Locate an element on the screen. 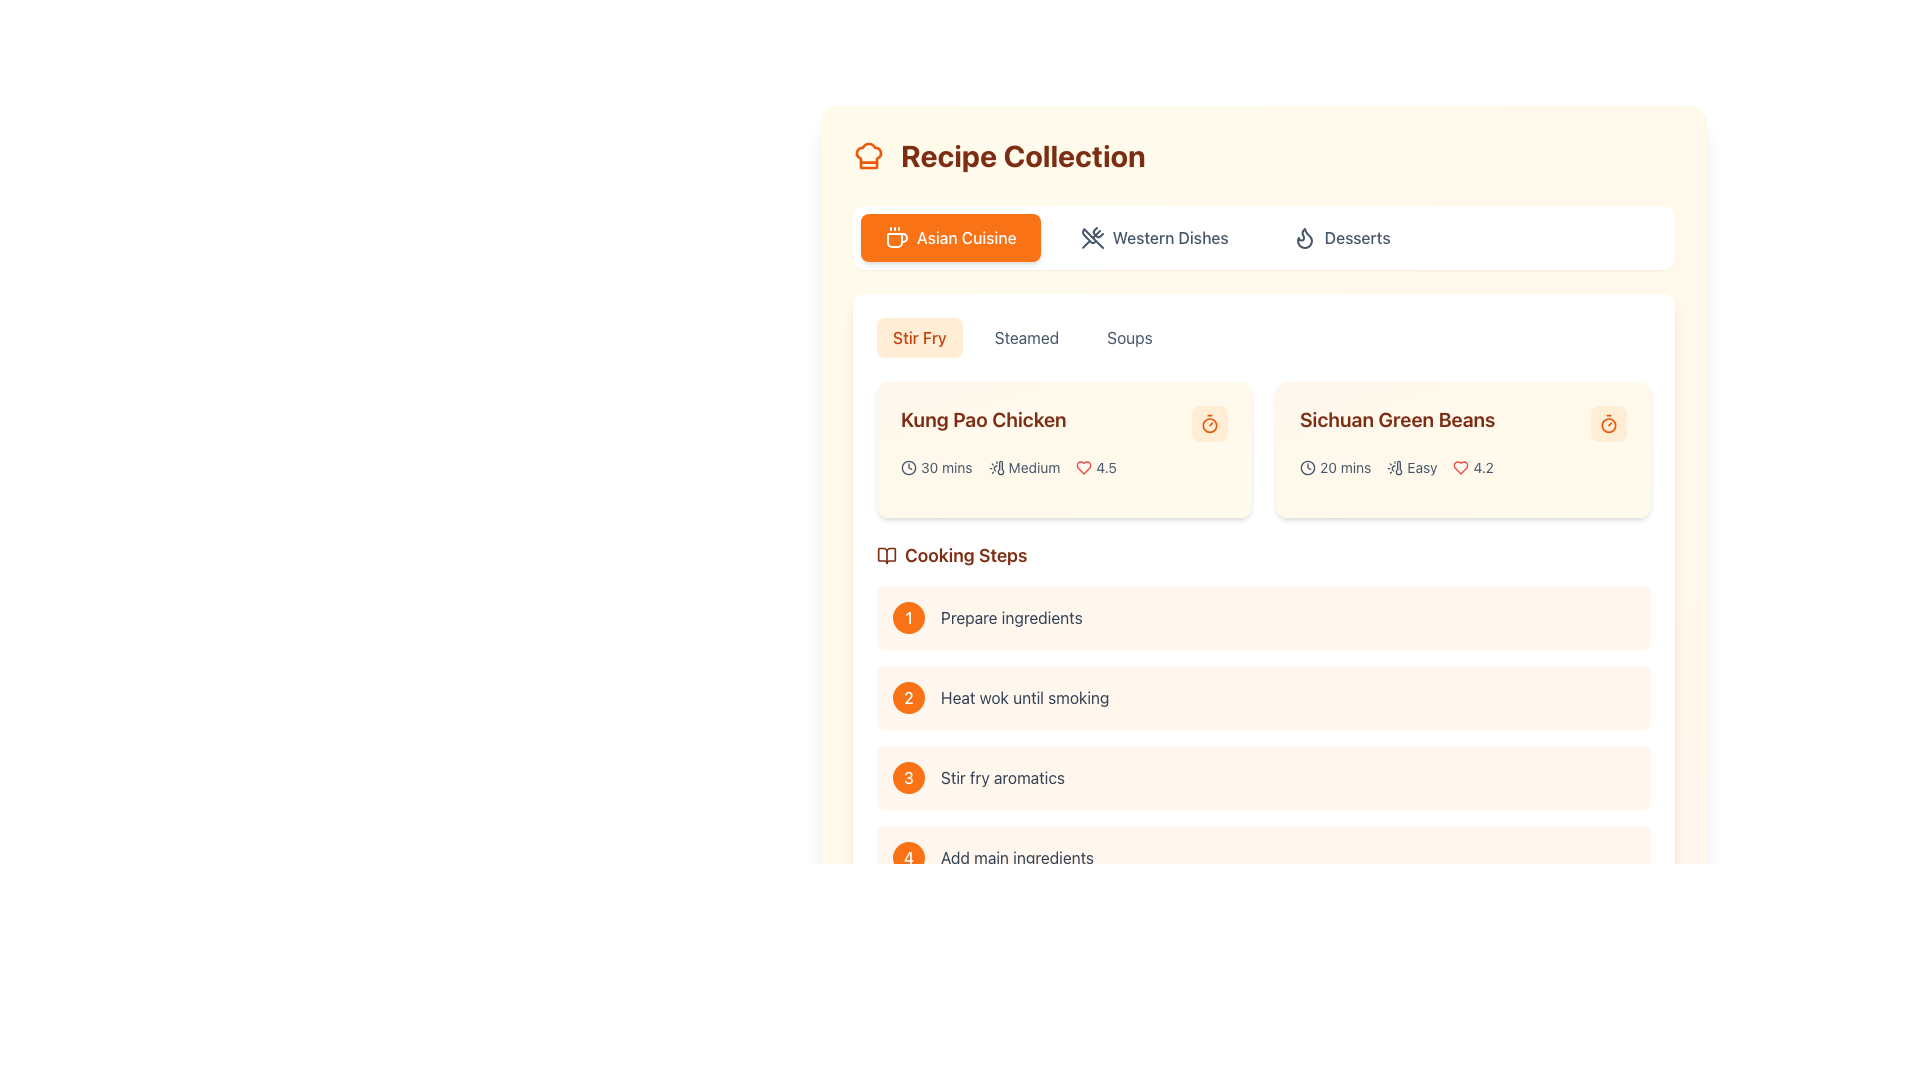 The width and height of the screenshot is (1920, 1080). information from the recipe details section, which includes preparation time, difficulty level, and rating for the 'Kung Pao Chicken' recipe is located at coordinates (1063, 467).